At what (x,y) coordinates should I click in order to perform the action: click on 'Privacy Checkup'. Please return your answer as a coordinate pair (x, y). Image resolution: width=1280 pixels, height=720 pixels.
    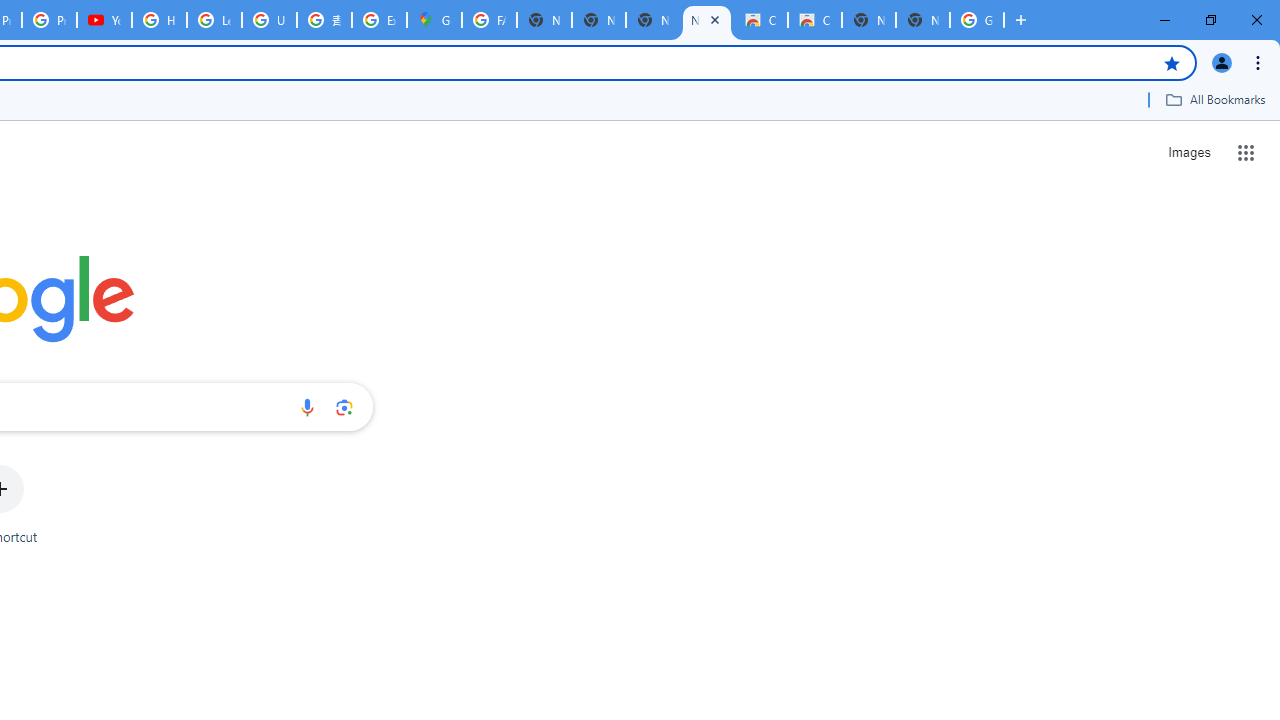
    Looking at the image, I should click on (49, 20).